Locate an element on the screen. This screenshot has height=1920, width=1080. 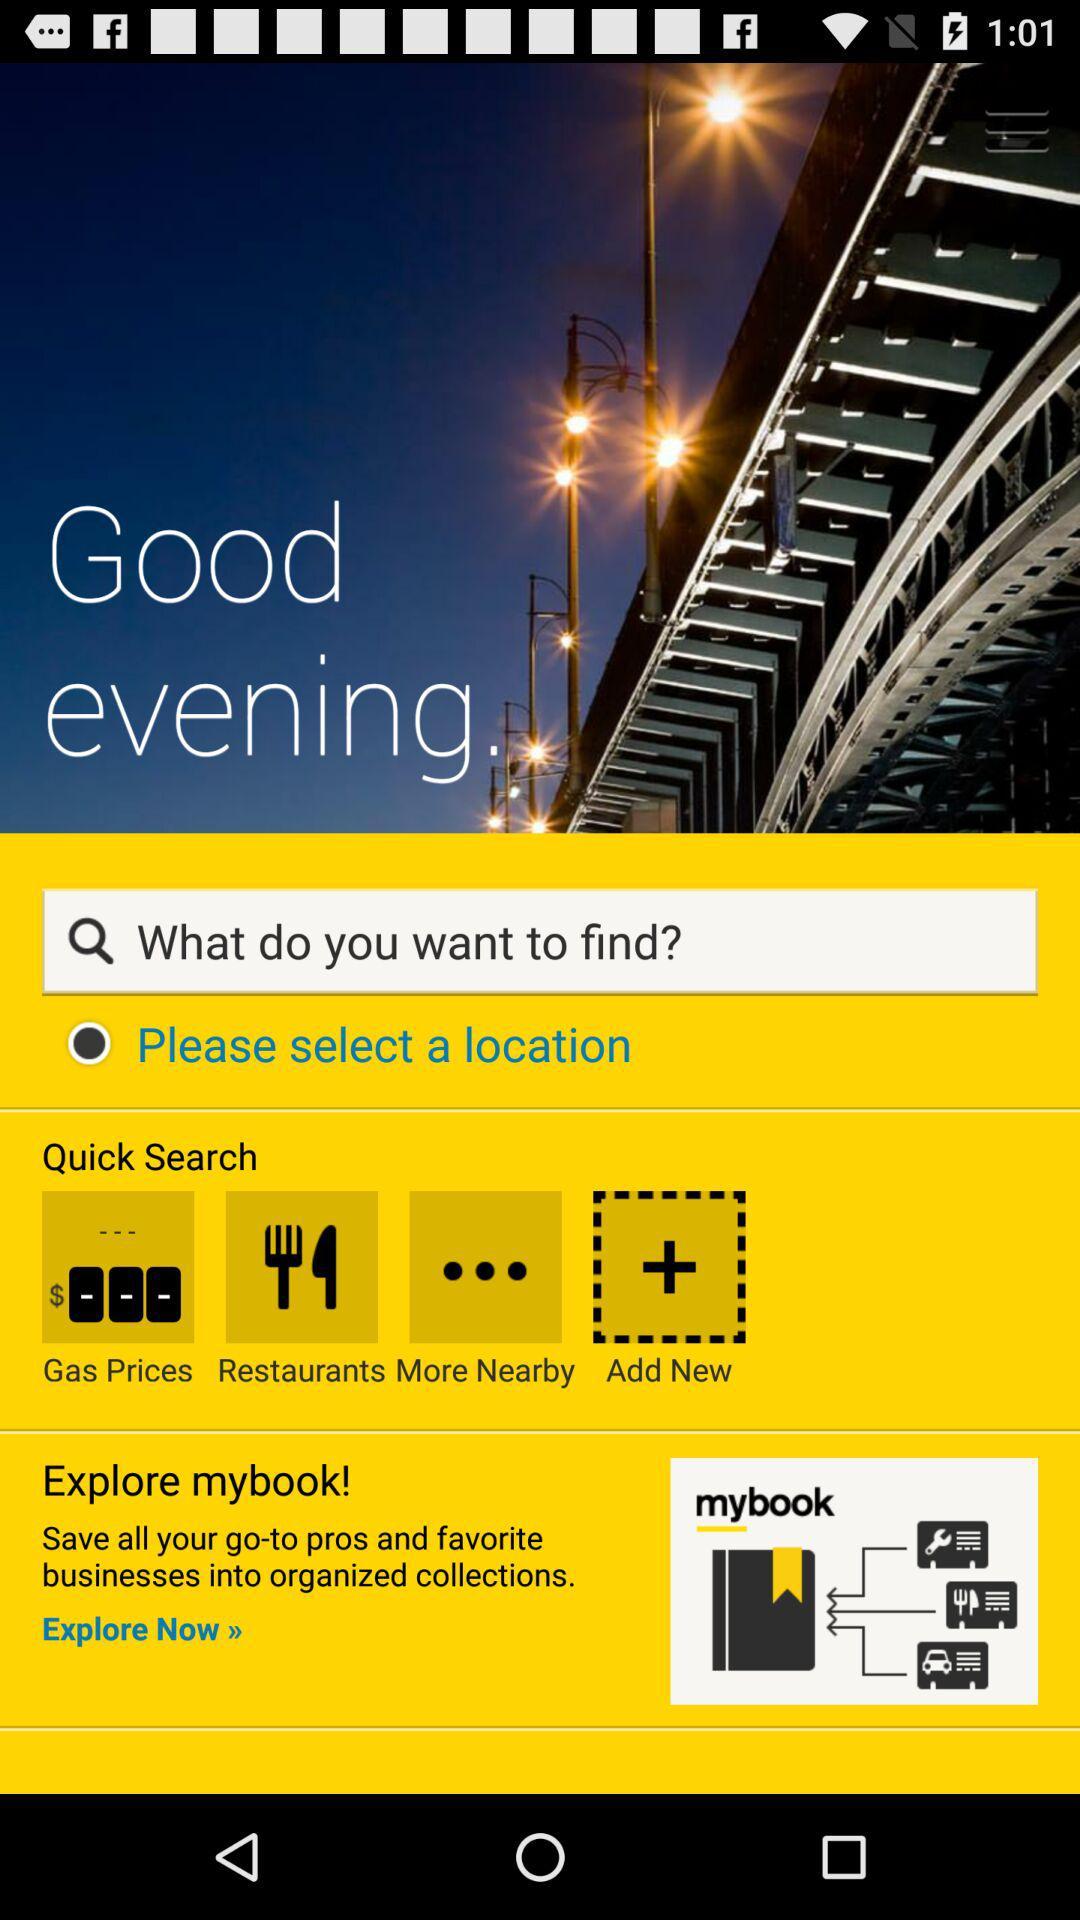
the sliders icon is located at coordinates (301, 1384).